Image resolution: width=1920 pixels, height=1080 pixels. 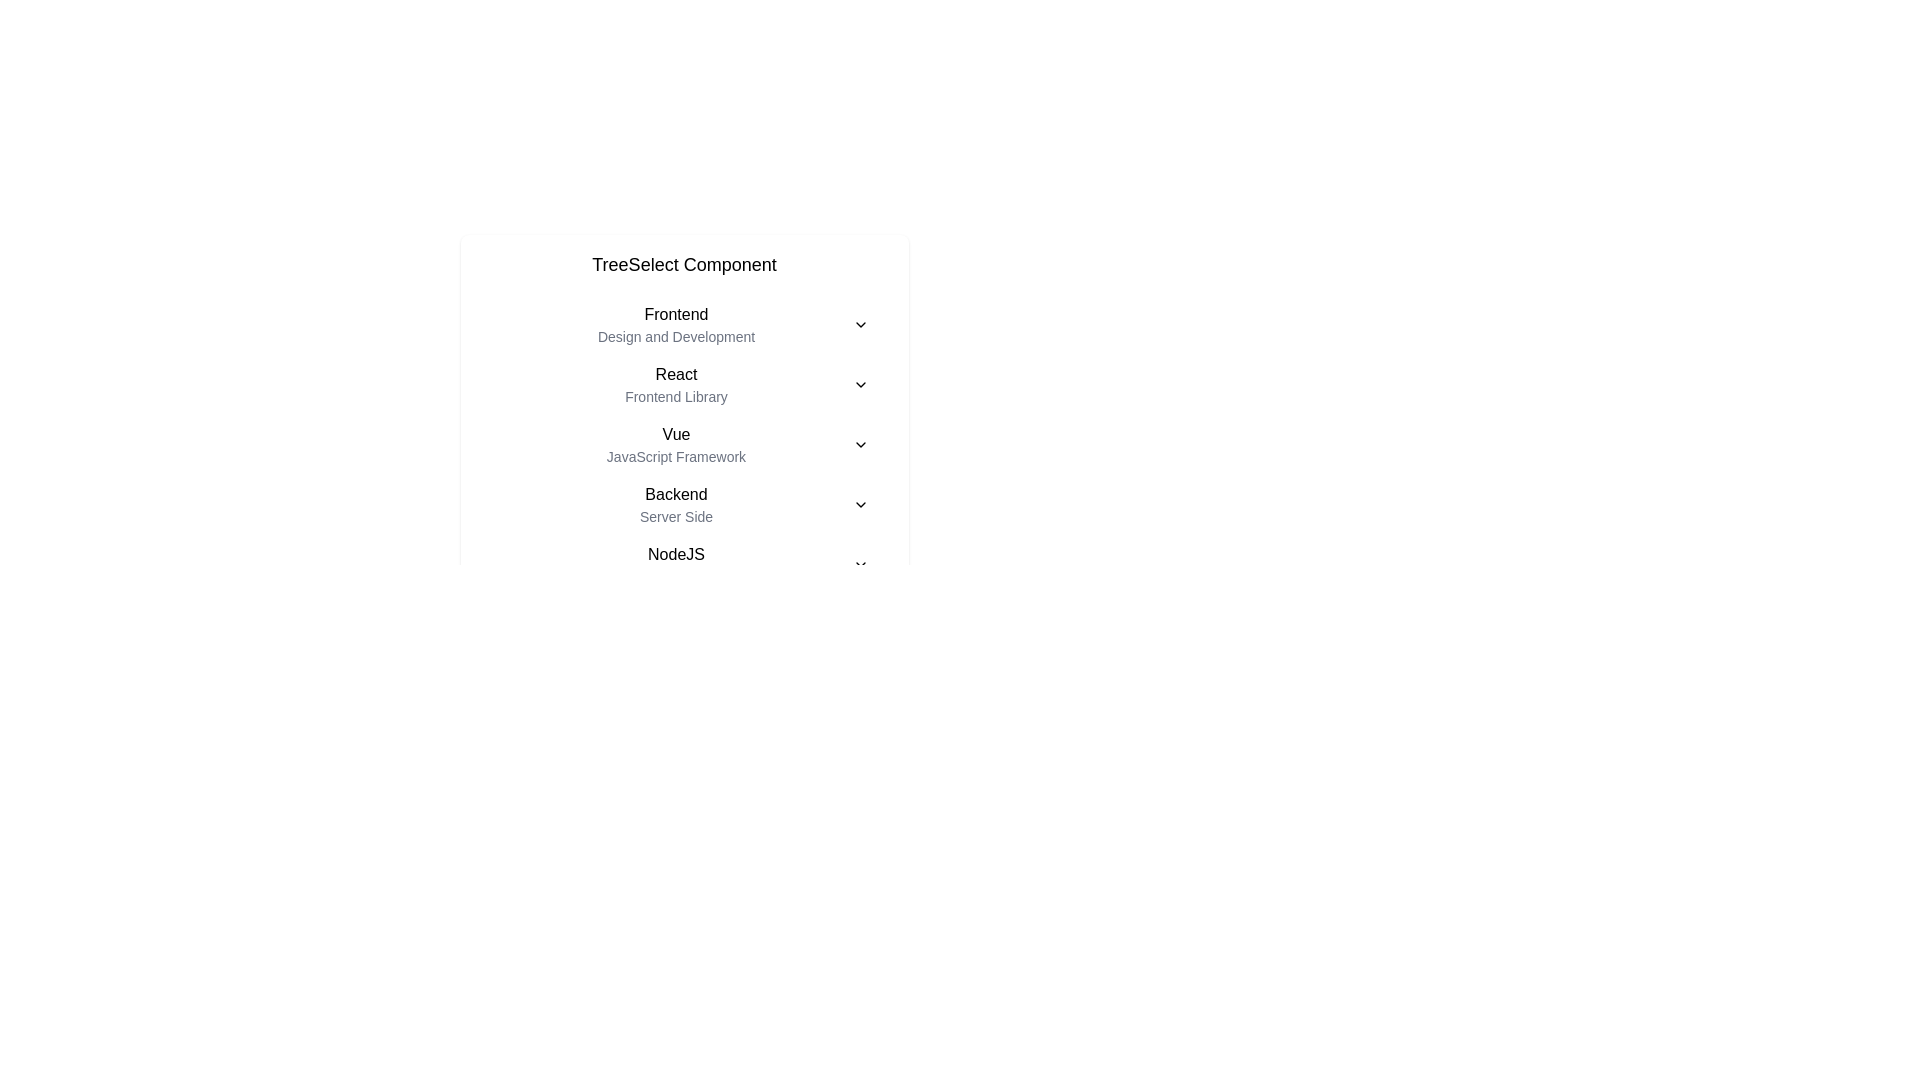 I want to click on the selectable option labeled 'Frontend' which features bold text and an arrow icon, so click(x=684, y=323).